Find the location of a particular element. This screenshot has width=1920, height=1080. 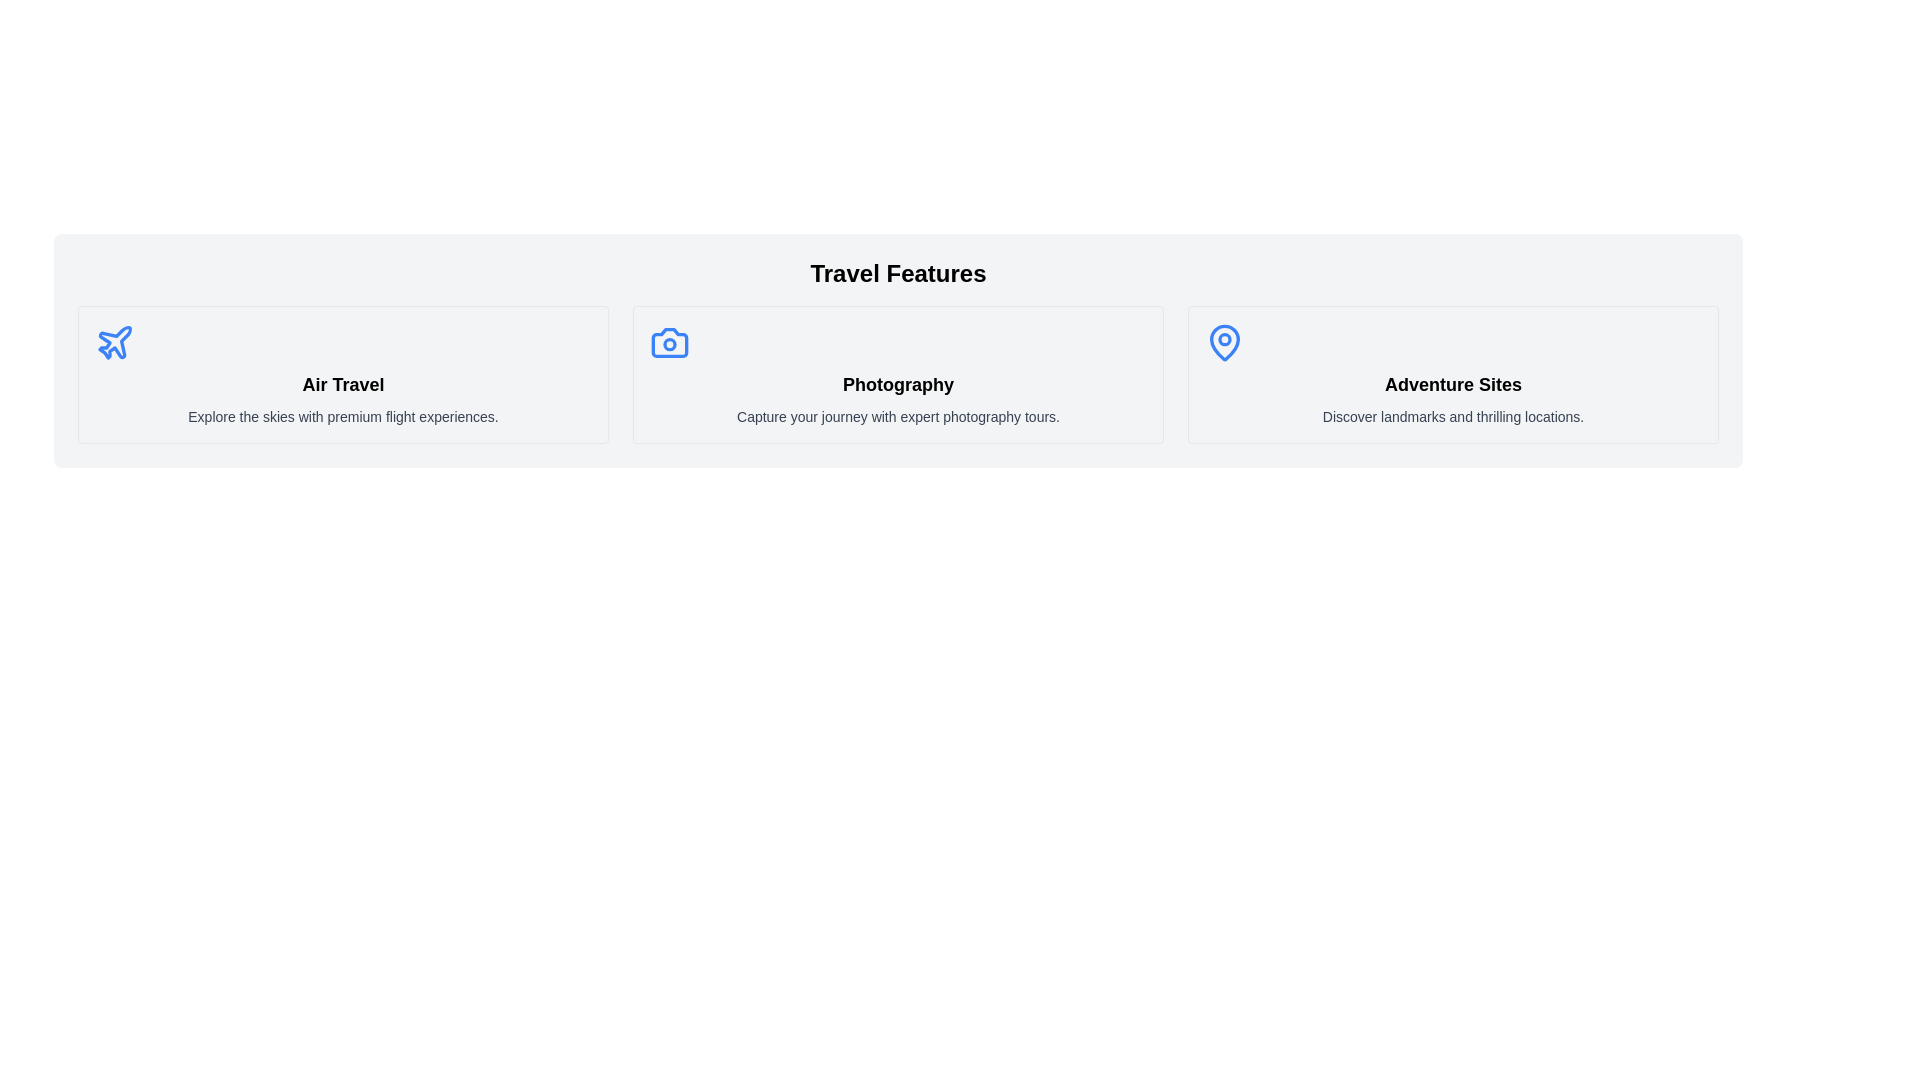

the descriptive text paragraph located beneath the 'Air Travel' heading in the first section of travel feature types is located at coordinates (343, 415).